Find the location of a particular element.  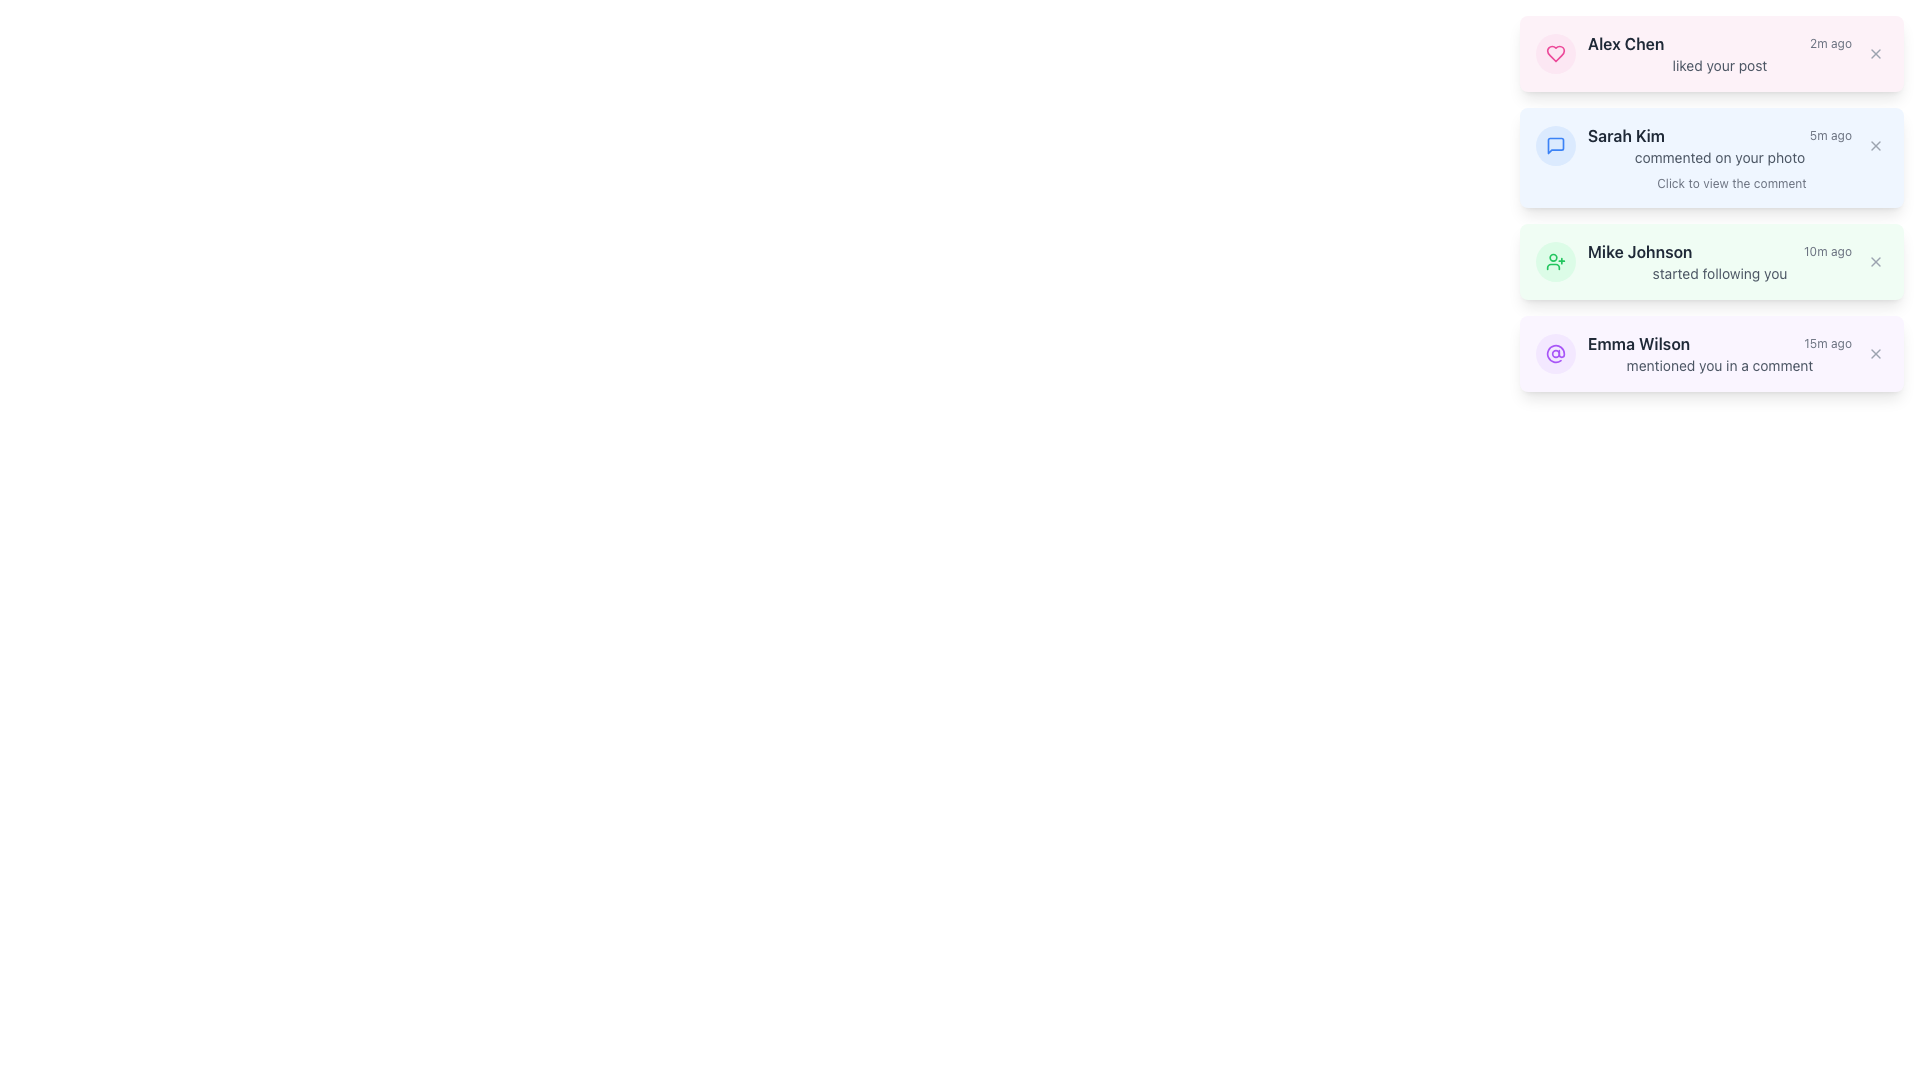

the Notification item containing 'Mike Johnson started following you' for more details, as it is interactive is located at coordinates (1718, 261).